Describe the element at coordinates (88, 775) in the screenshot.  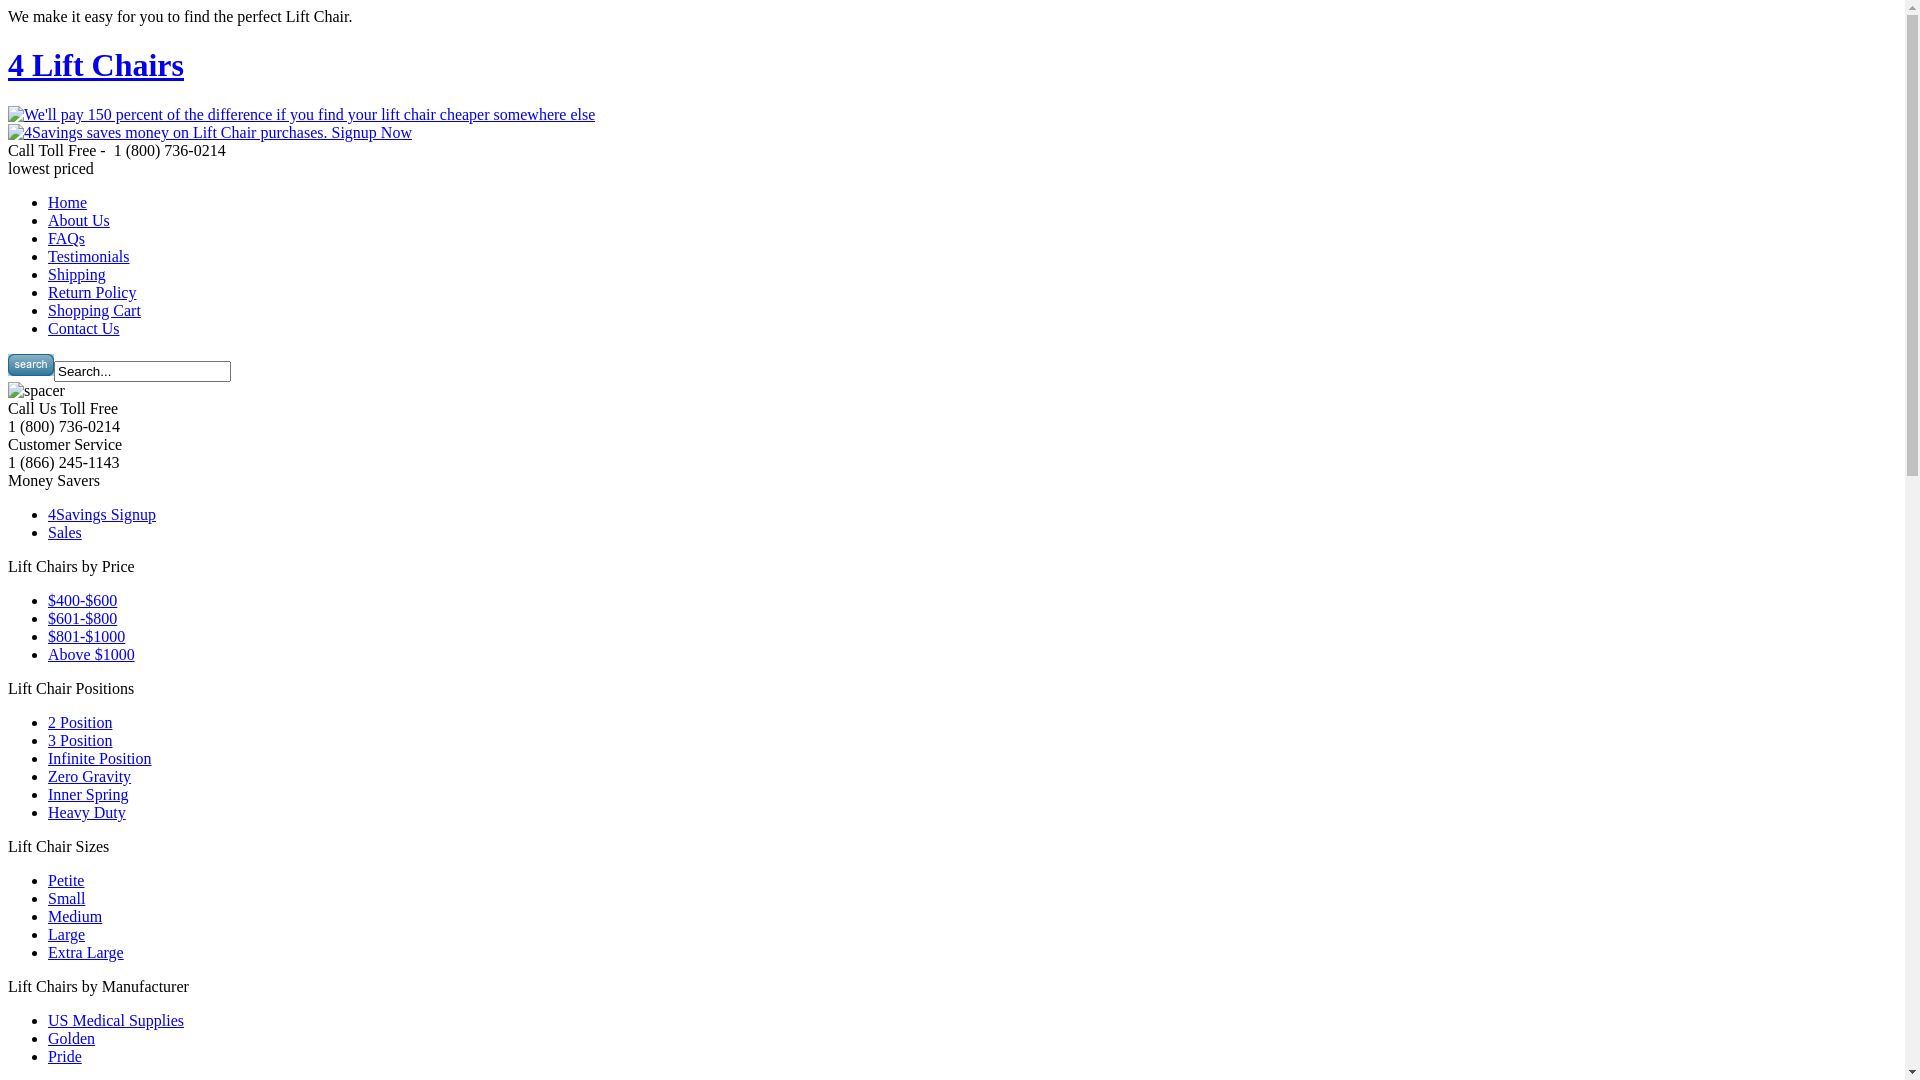
I see `'Zero Gravity'` at that location.